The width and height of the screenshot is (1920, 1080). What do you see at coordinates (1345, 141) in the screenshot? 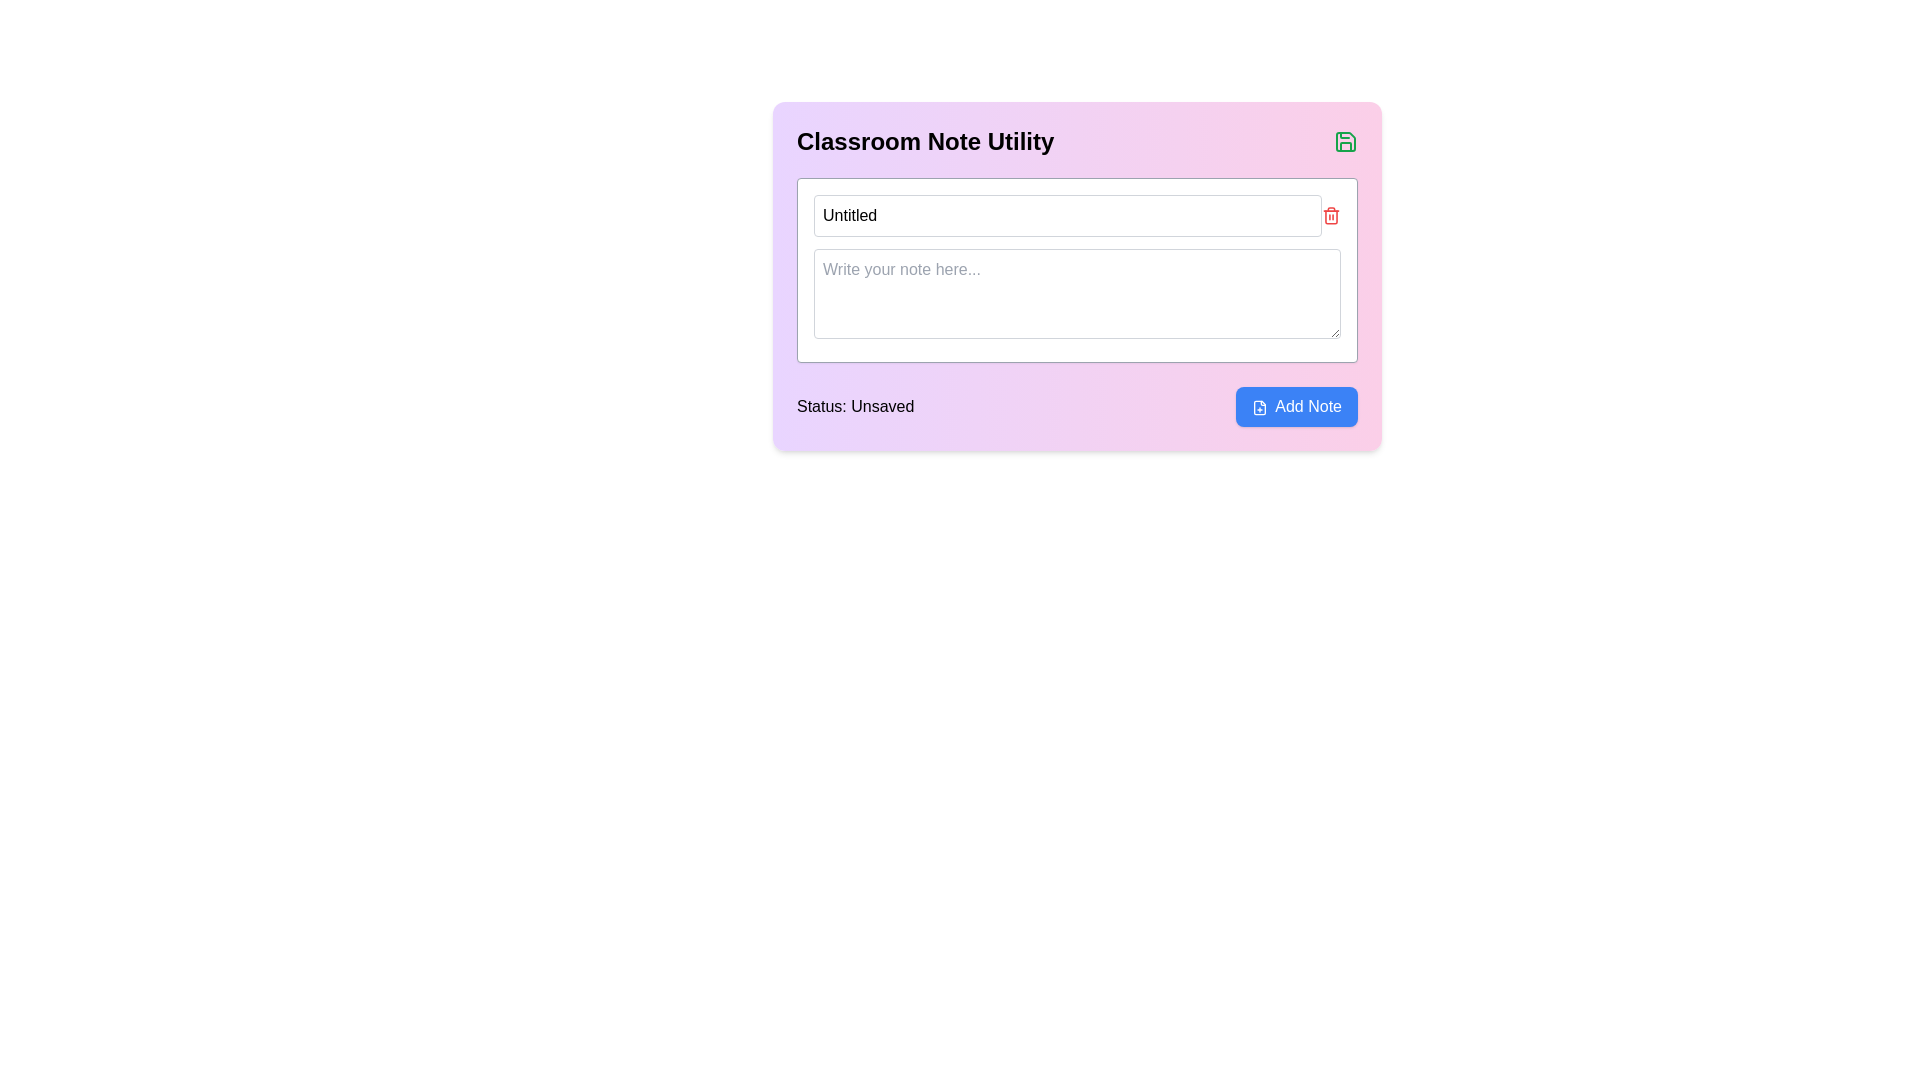
I see `the save icon located in the top-right corner of the 'Classroom Note Utility' header` at bounding box center [1345, 141].